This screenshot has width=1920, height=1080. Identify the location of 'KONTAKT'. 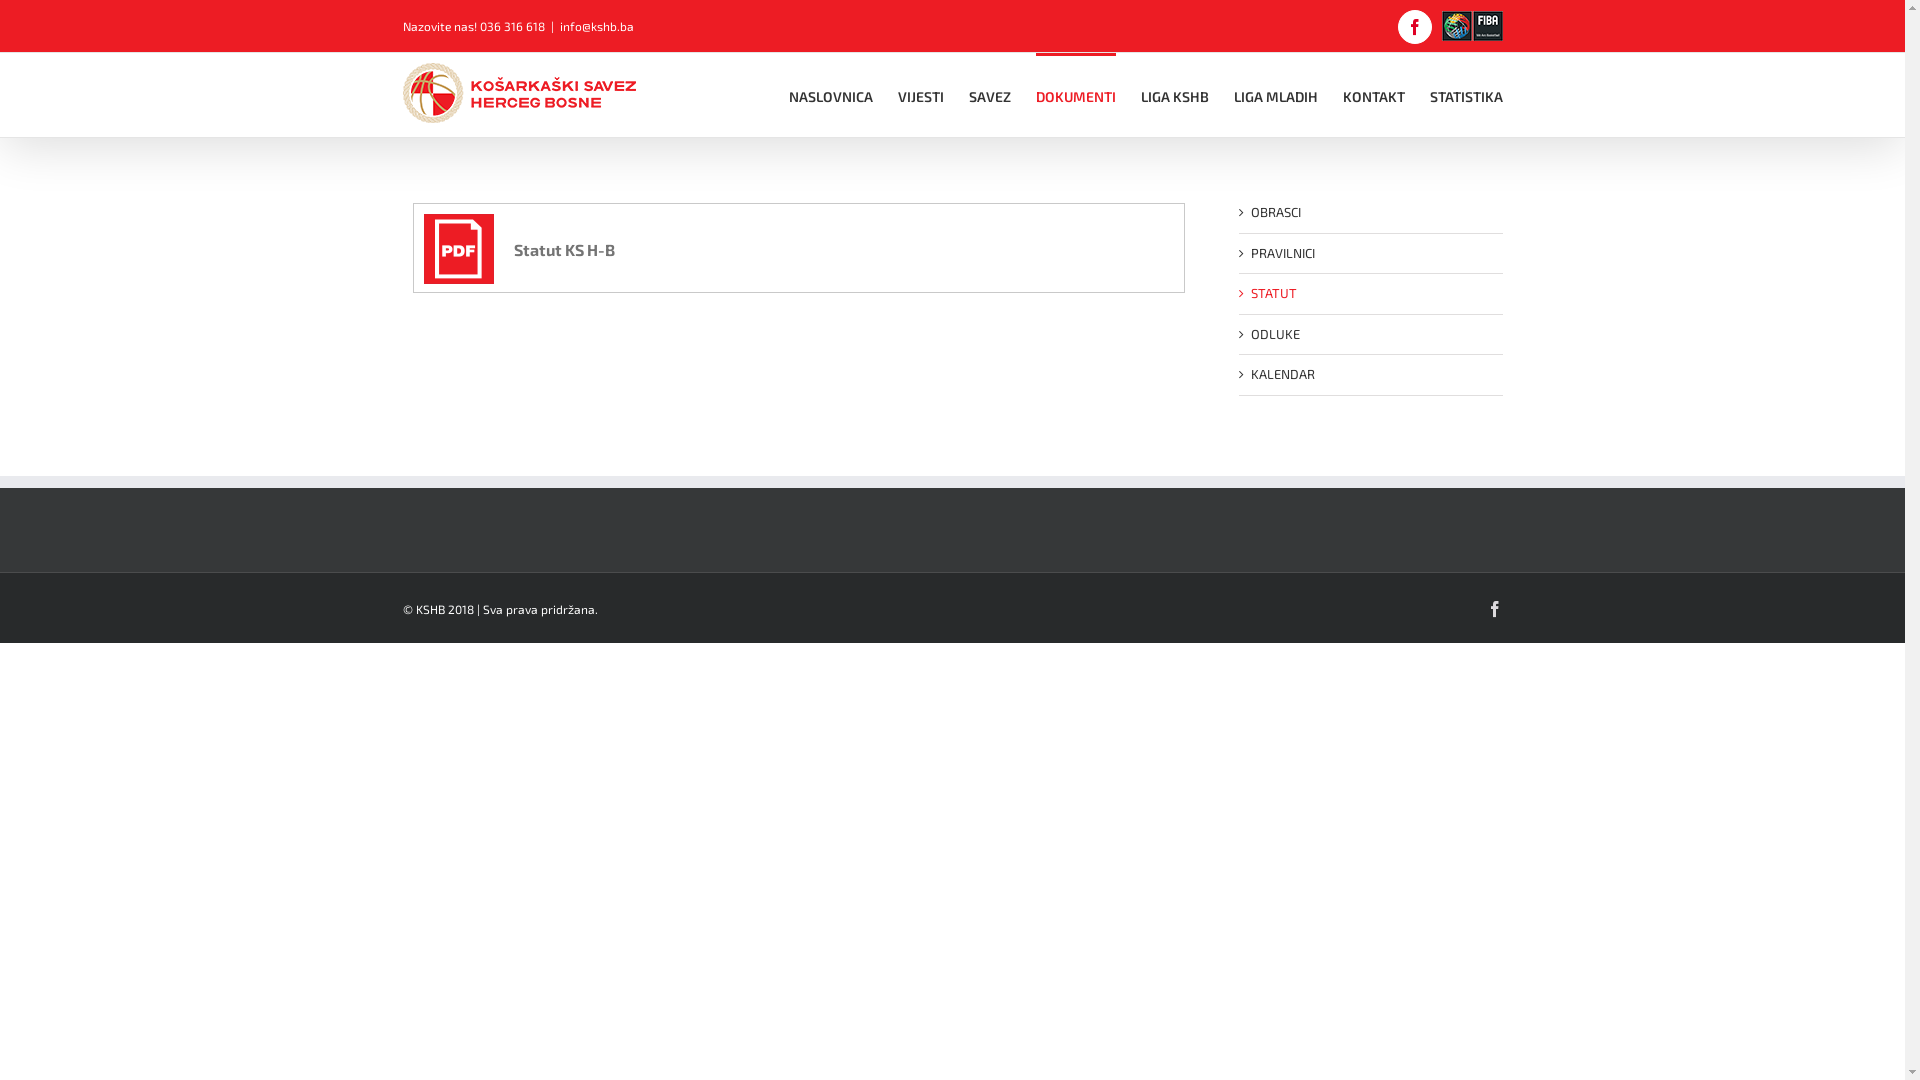
(1371, 95).